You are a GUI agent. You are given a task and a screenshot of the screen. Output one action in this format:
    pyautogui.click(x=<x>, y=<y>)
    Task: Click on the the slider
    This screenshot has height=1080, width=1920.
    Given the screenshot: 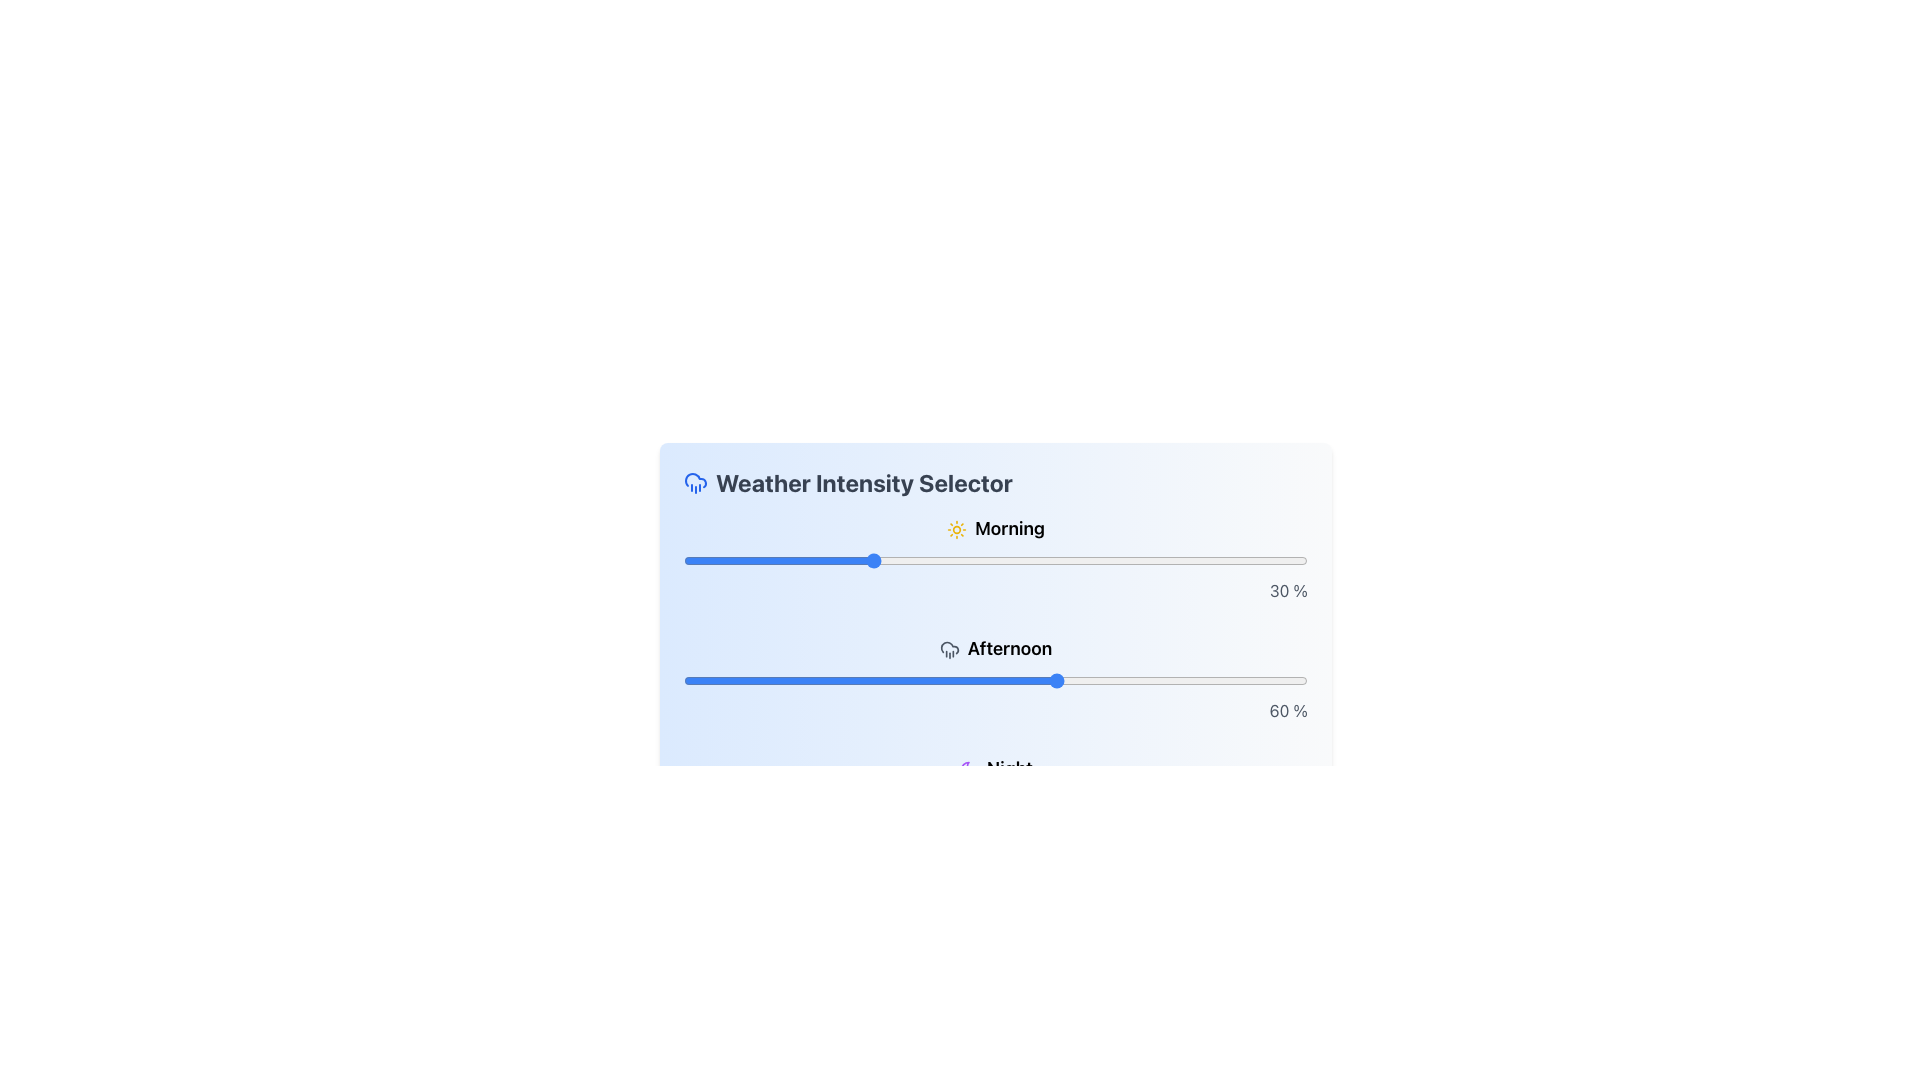 What is the action you would take?
    pyautogui.click(x=1082, y=800)
    